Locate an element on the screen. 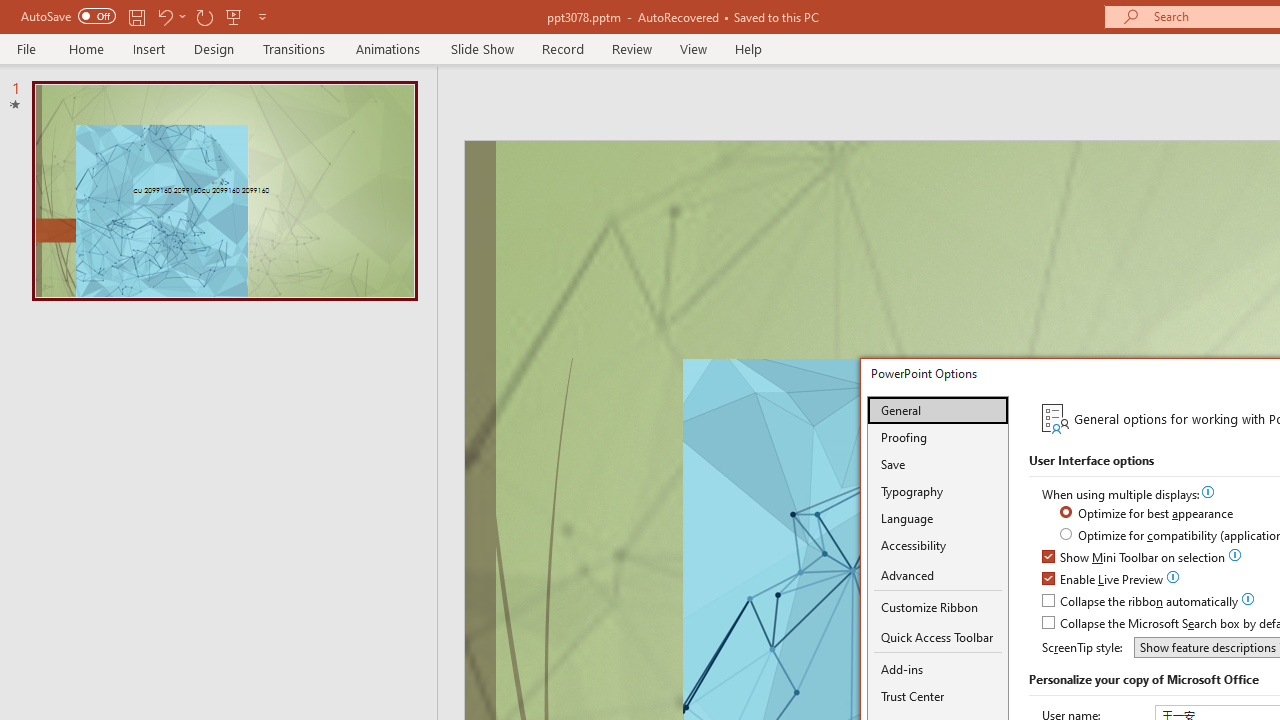 The width and height of the screenshot is (1280, 720). 'Proofing' is located at coordinates (937, 436).